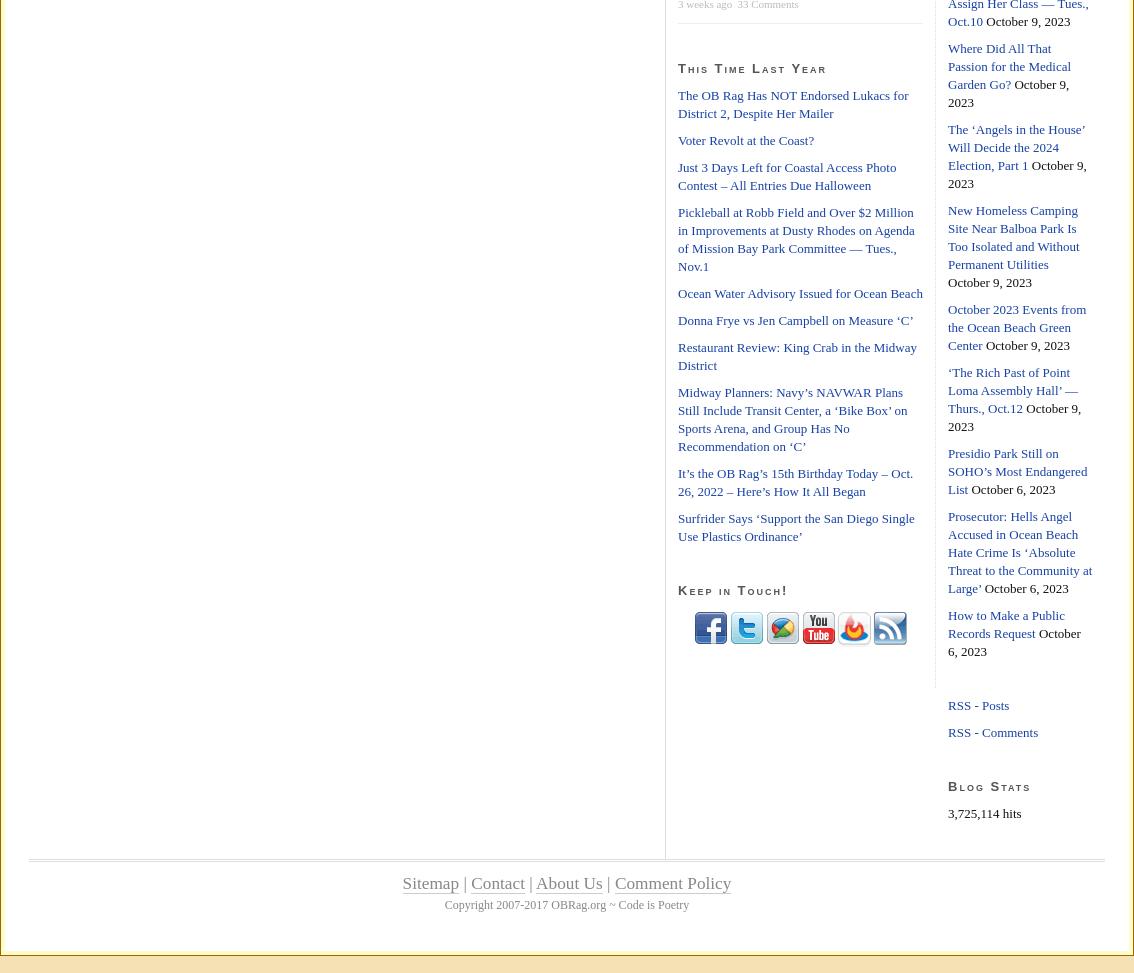 This screenshot has width=1134, height=973. Describe the element at coordinates (795, 526) in the screenshot. I see `'Surfrider Says ‘Support the San Diego Single Use Plastics Ordinance’'` at that location.